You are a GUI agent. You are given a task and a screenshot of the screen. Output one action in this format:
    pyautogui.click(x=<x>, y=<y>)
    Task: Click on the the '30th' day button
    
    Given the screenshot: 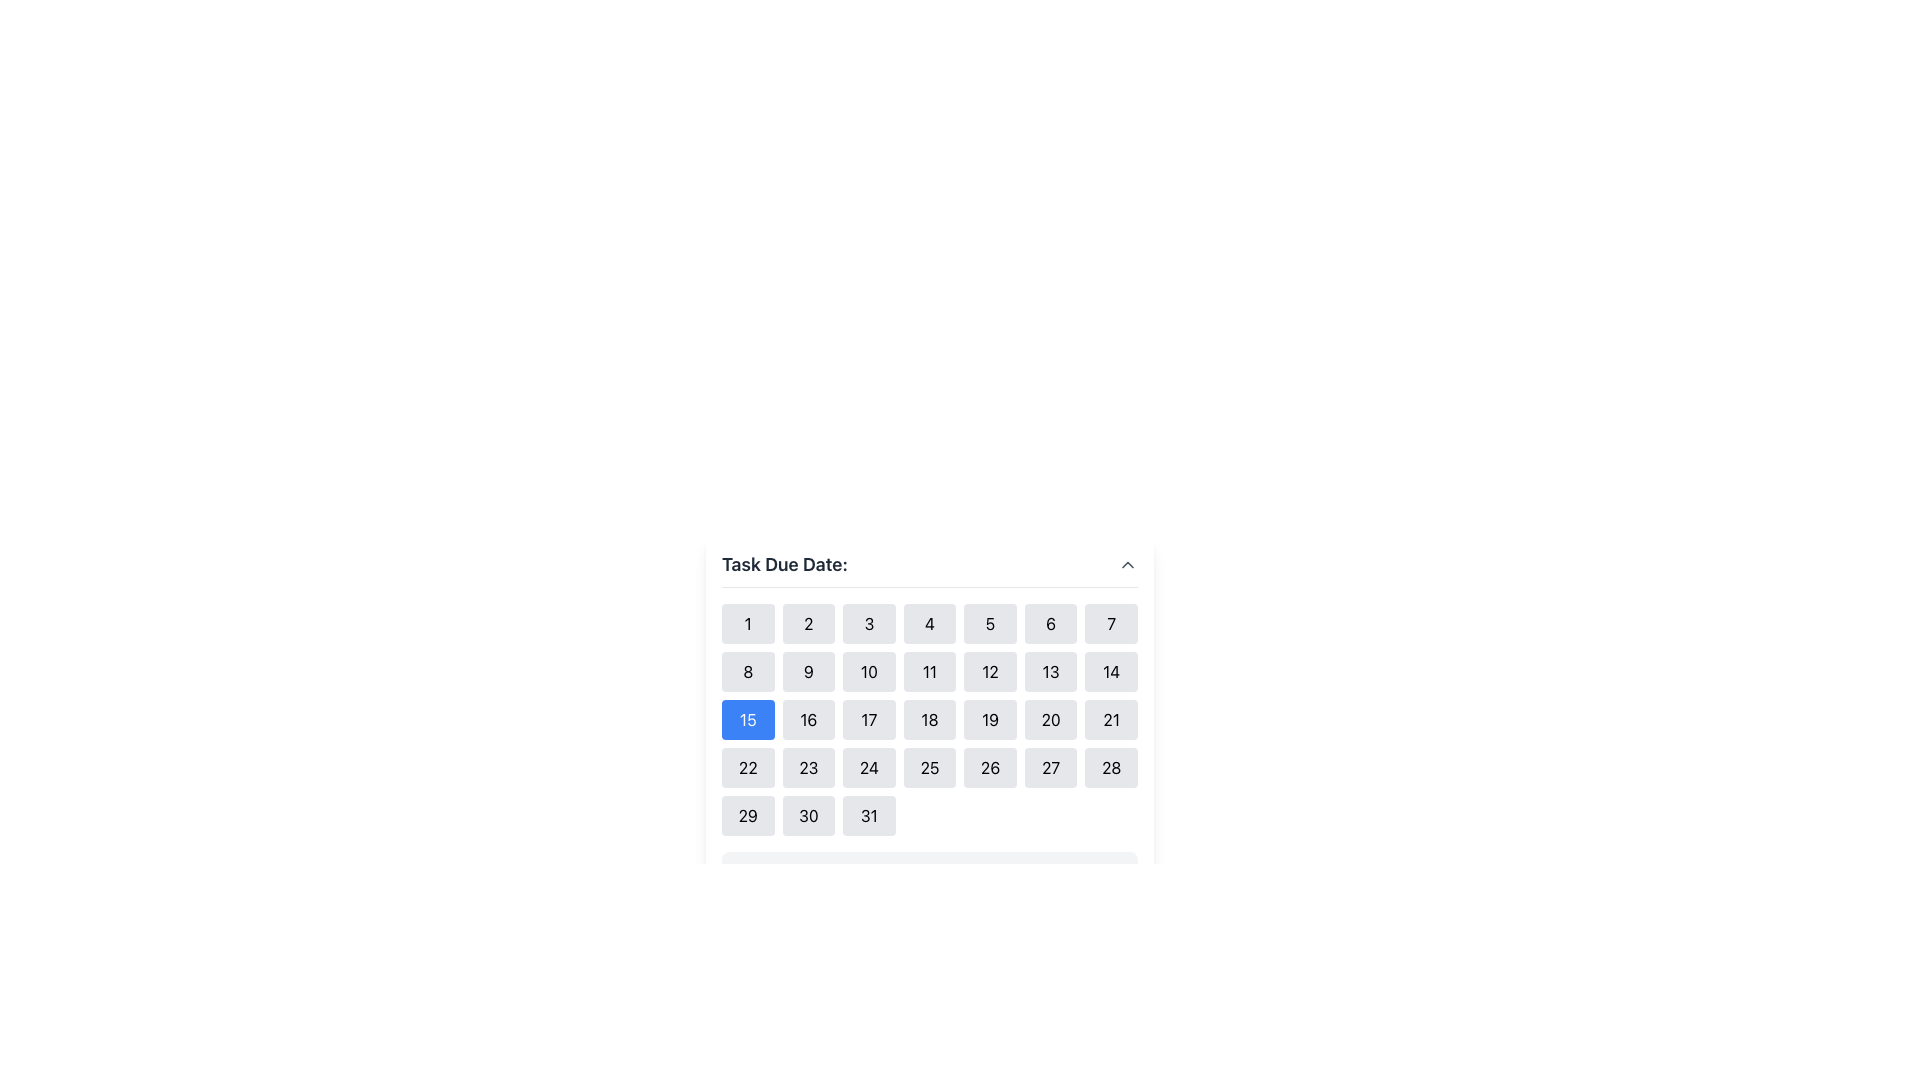 What is the action you would take?
    pyautogui.click(x=808, y=816)
    